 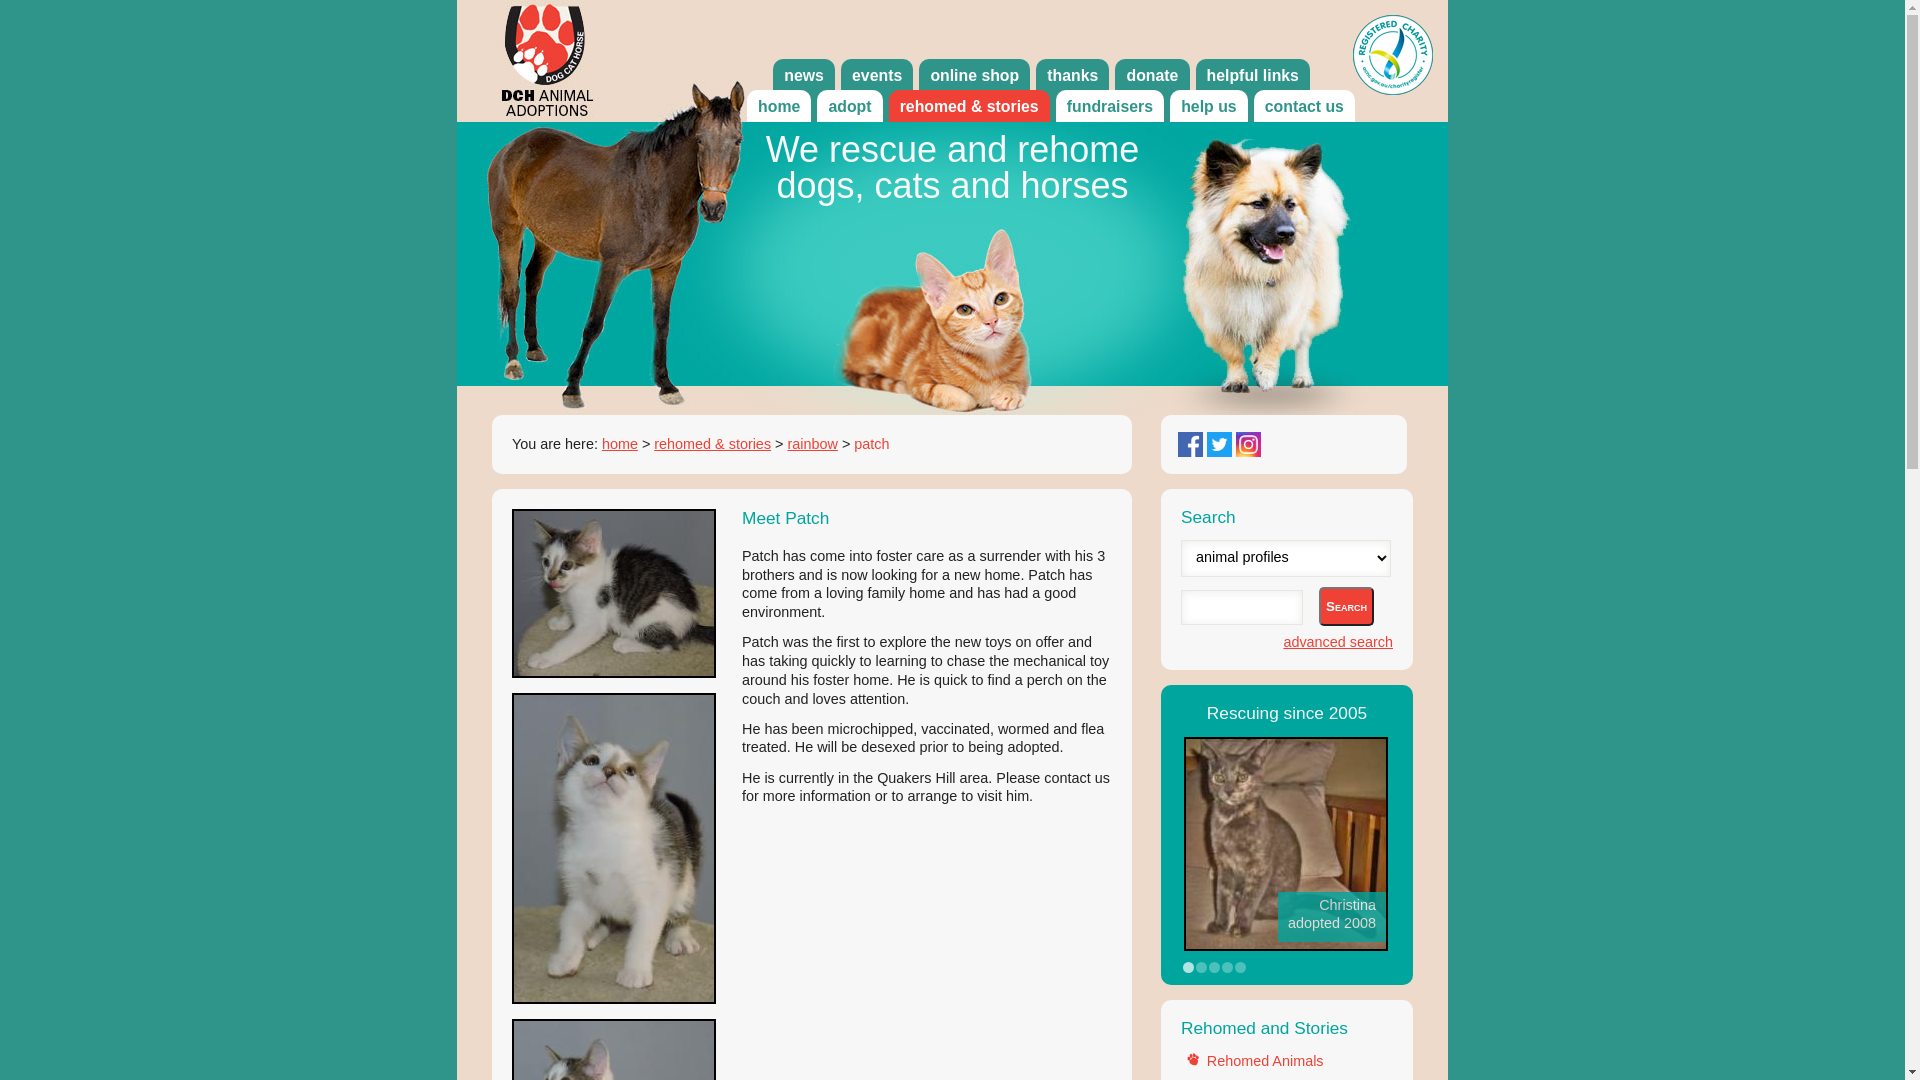 What do you see at coordinates (613, 848) in the screenshot?
I see `'4077-Patch-picture1'` at bounding box center [613, 848].